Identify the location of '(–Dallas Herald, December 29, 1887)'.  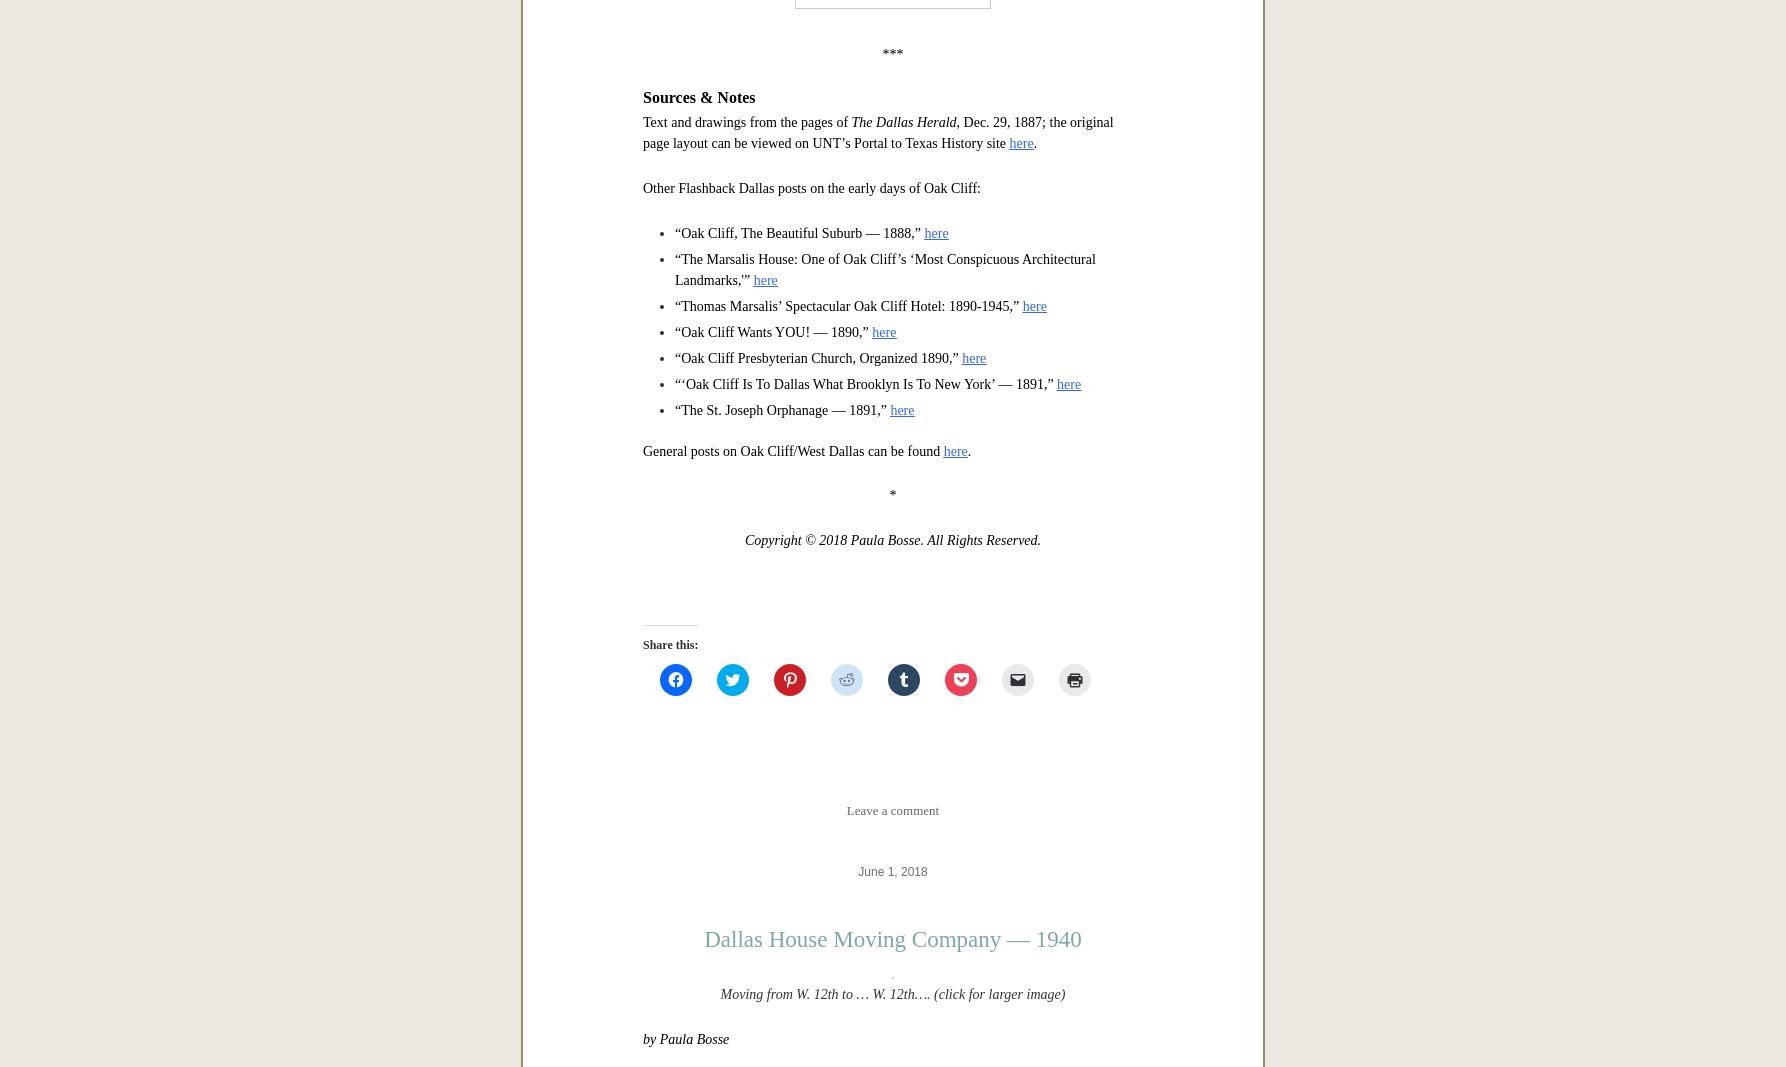
(880, 284).